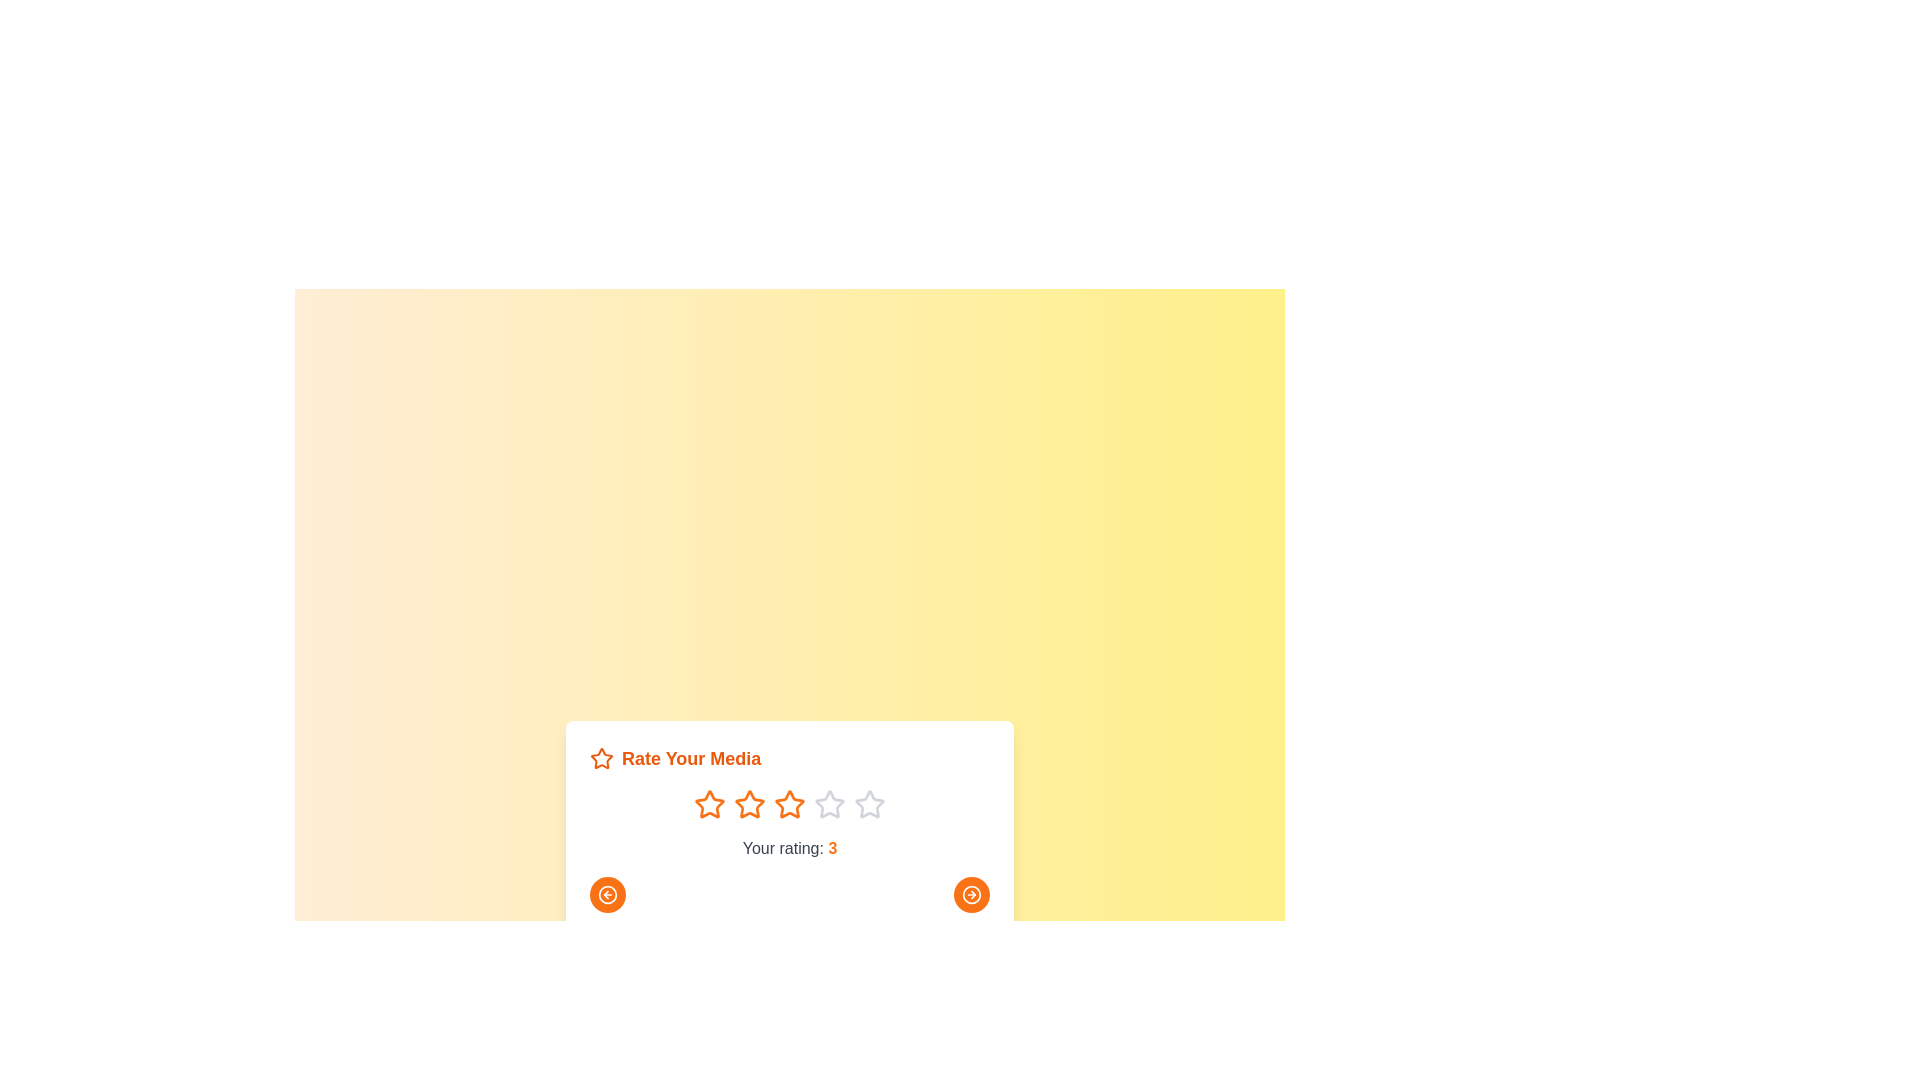  Describe the element at coordinates (710, 804) in the screenshot. I see `the rating to 1 by clicking on the corresponding star` at that location.